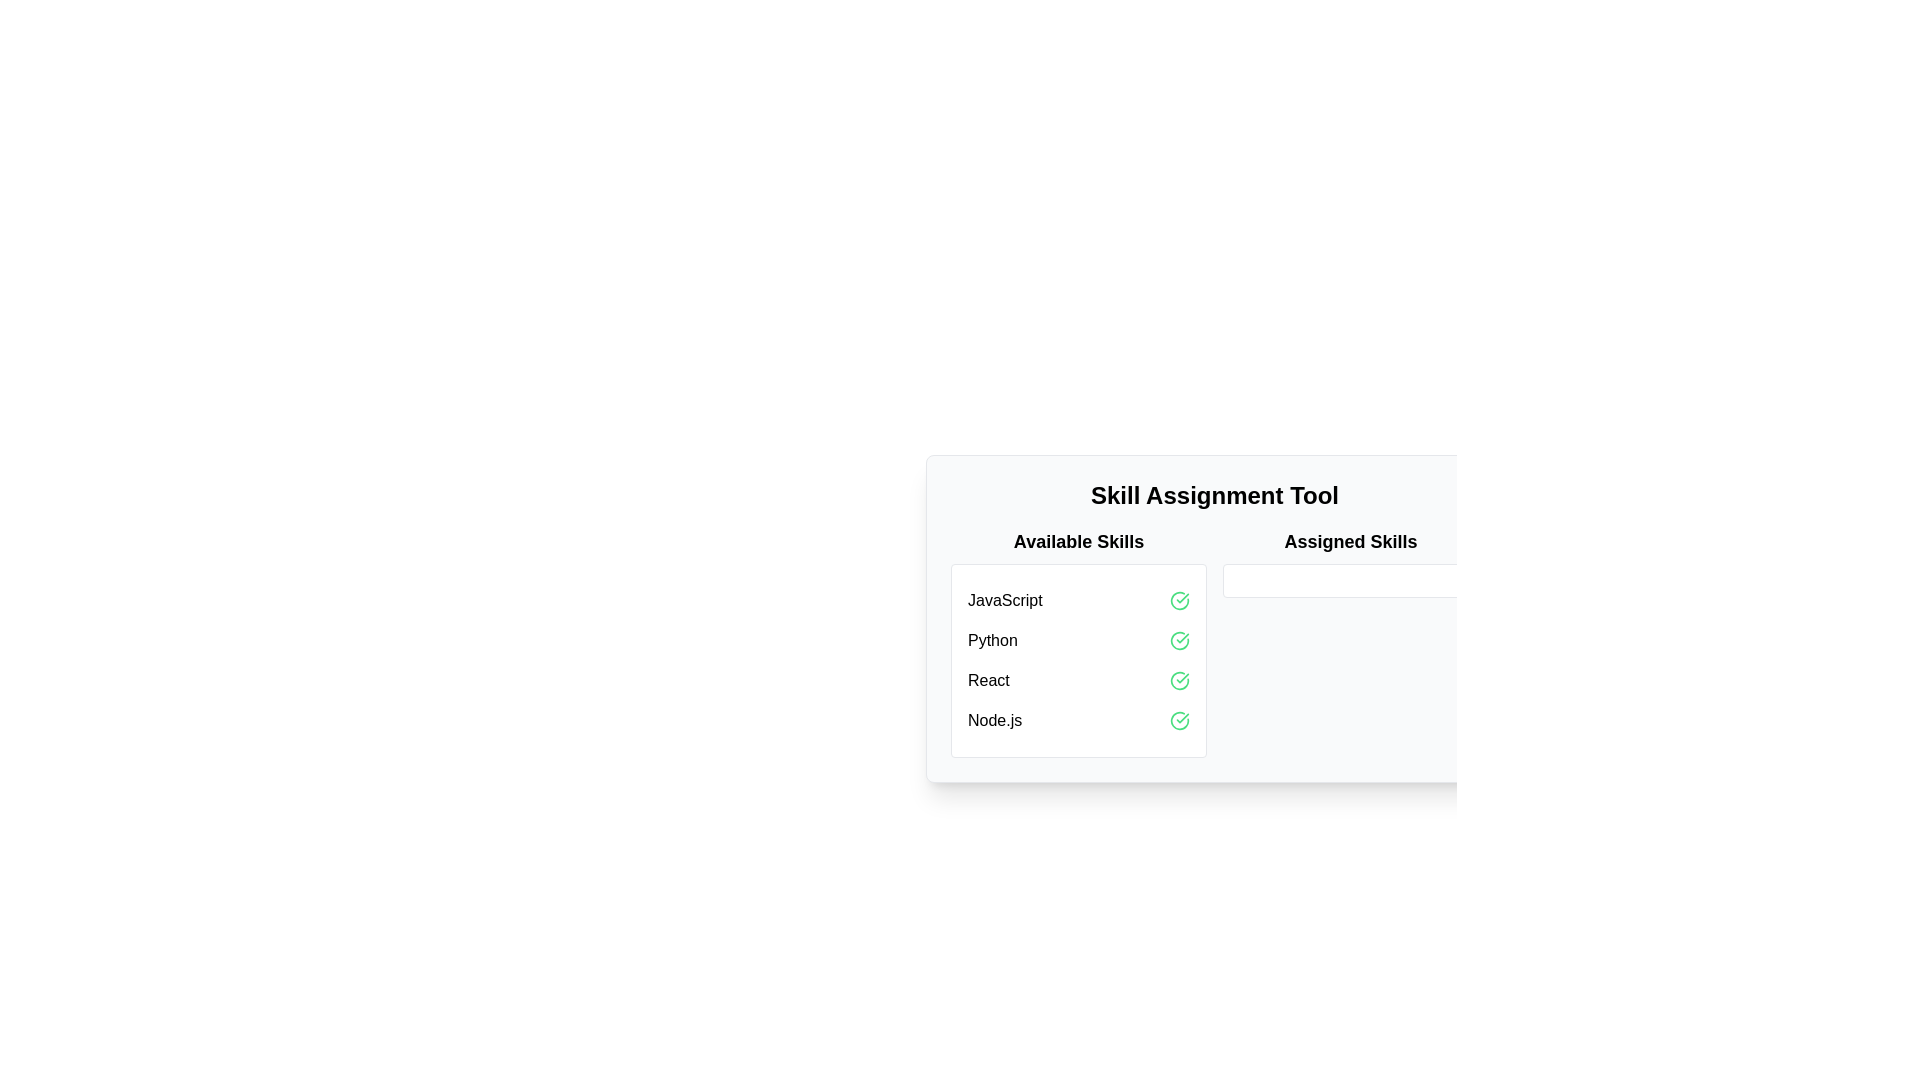 This screenshot has height=1080, width=1920. I want to click on the third skill label in the 'Available Skills' section of the 'Skill Assignment Tool' interface, so click(988, 680).